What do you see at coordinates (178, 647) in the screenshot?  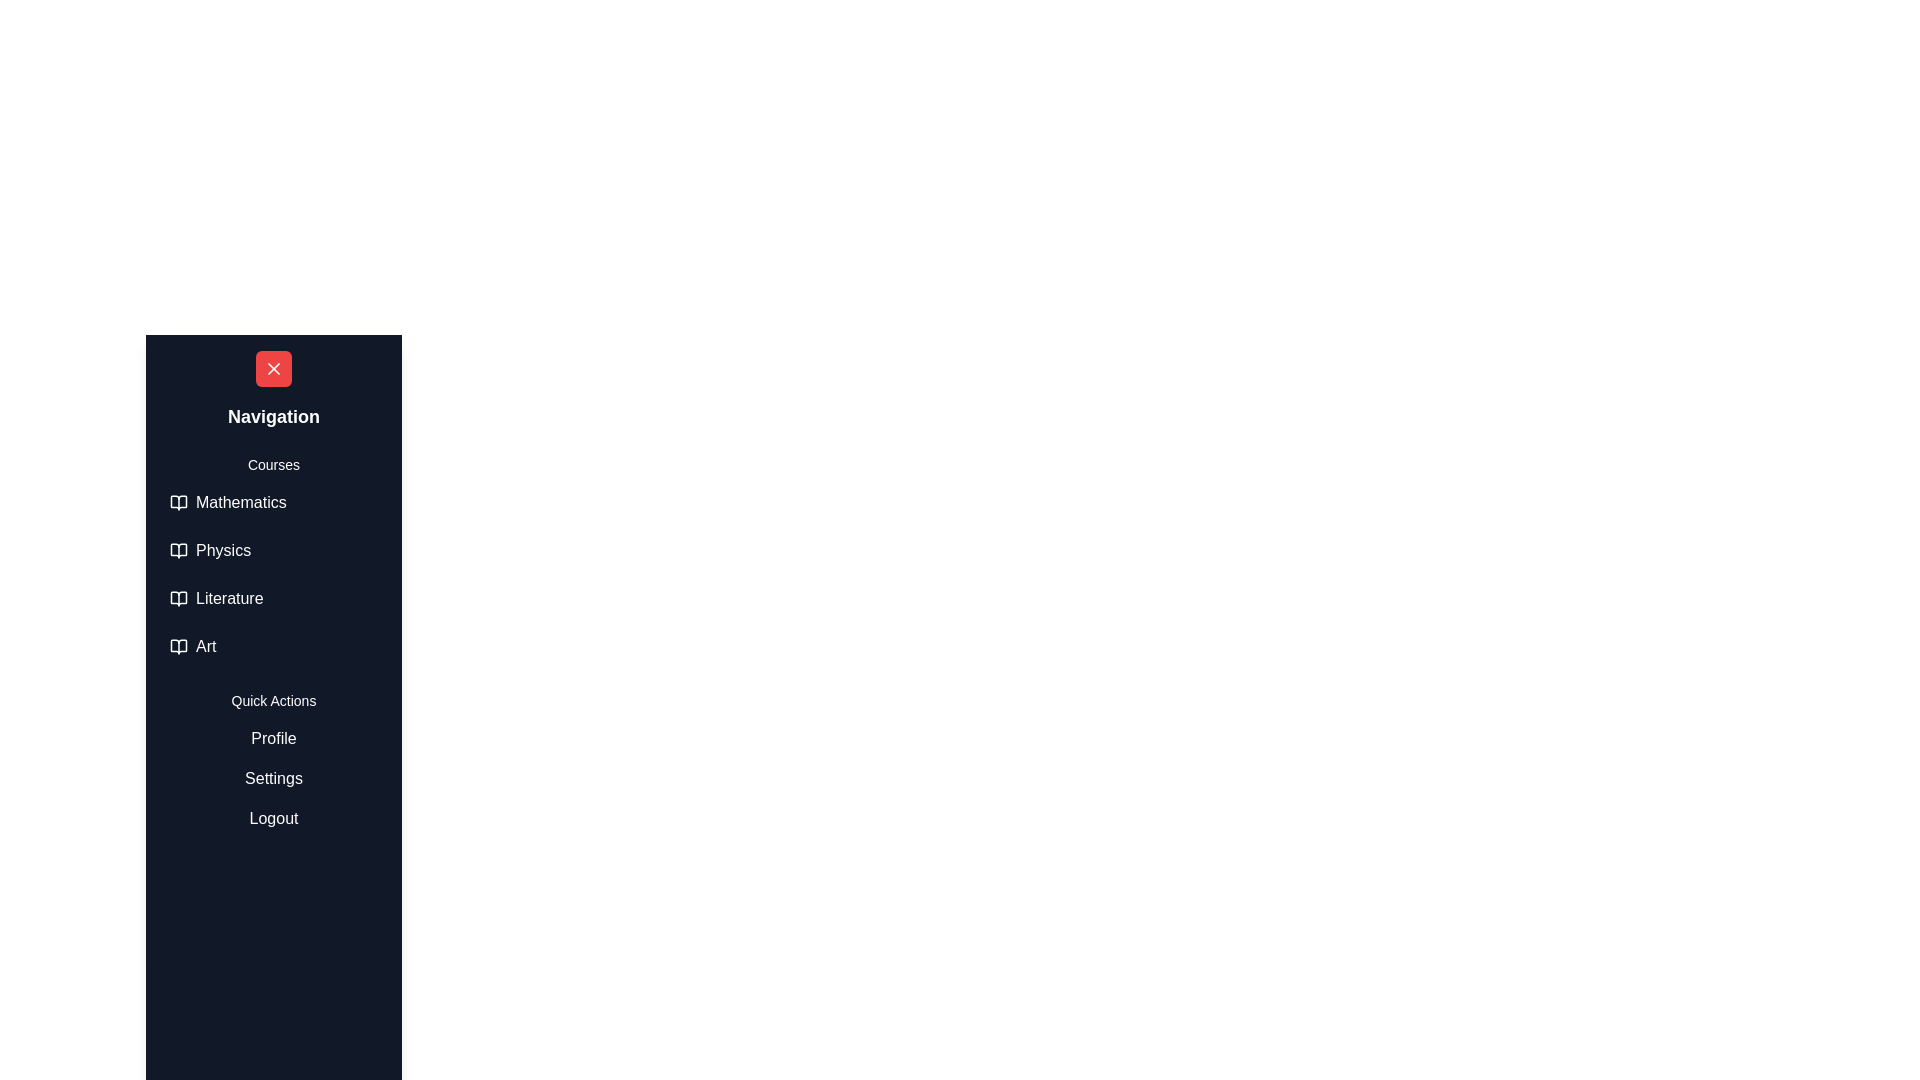 I see `the 'Art' icon located in the fourth position under the 'Courses' section of the sidebar` at bounding box center [178, 647].